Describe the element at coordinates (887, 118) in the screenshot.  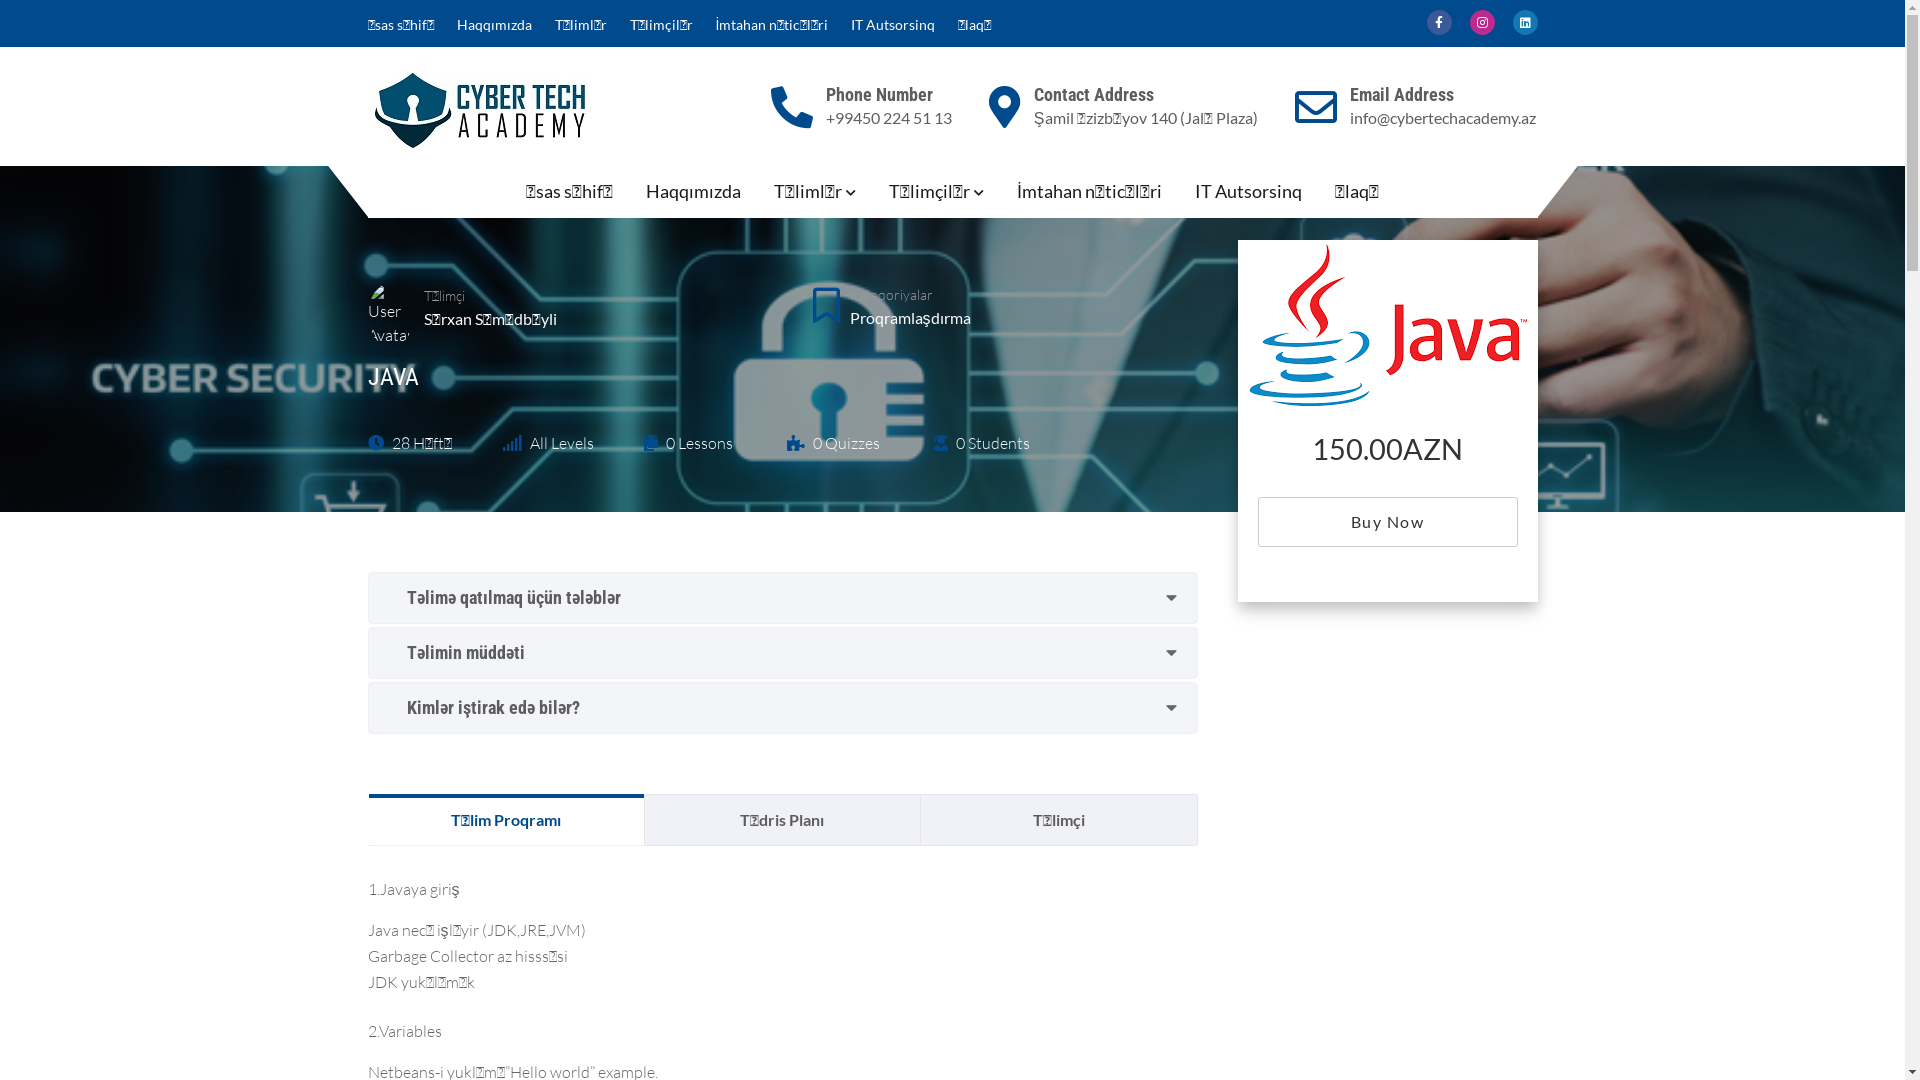
I see `'+99450 224 51 13'` at that location.